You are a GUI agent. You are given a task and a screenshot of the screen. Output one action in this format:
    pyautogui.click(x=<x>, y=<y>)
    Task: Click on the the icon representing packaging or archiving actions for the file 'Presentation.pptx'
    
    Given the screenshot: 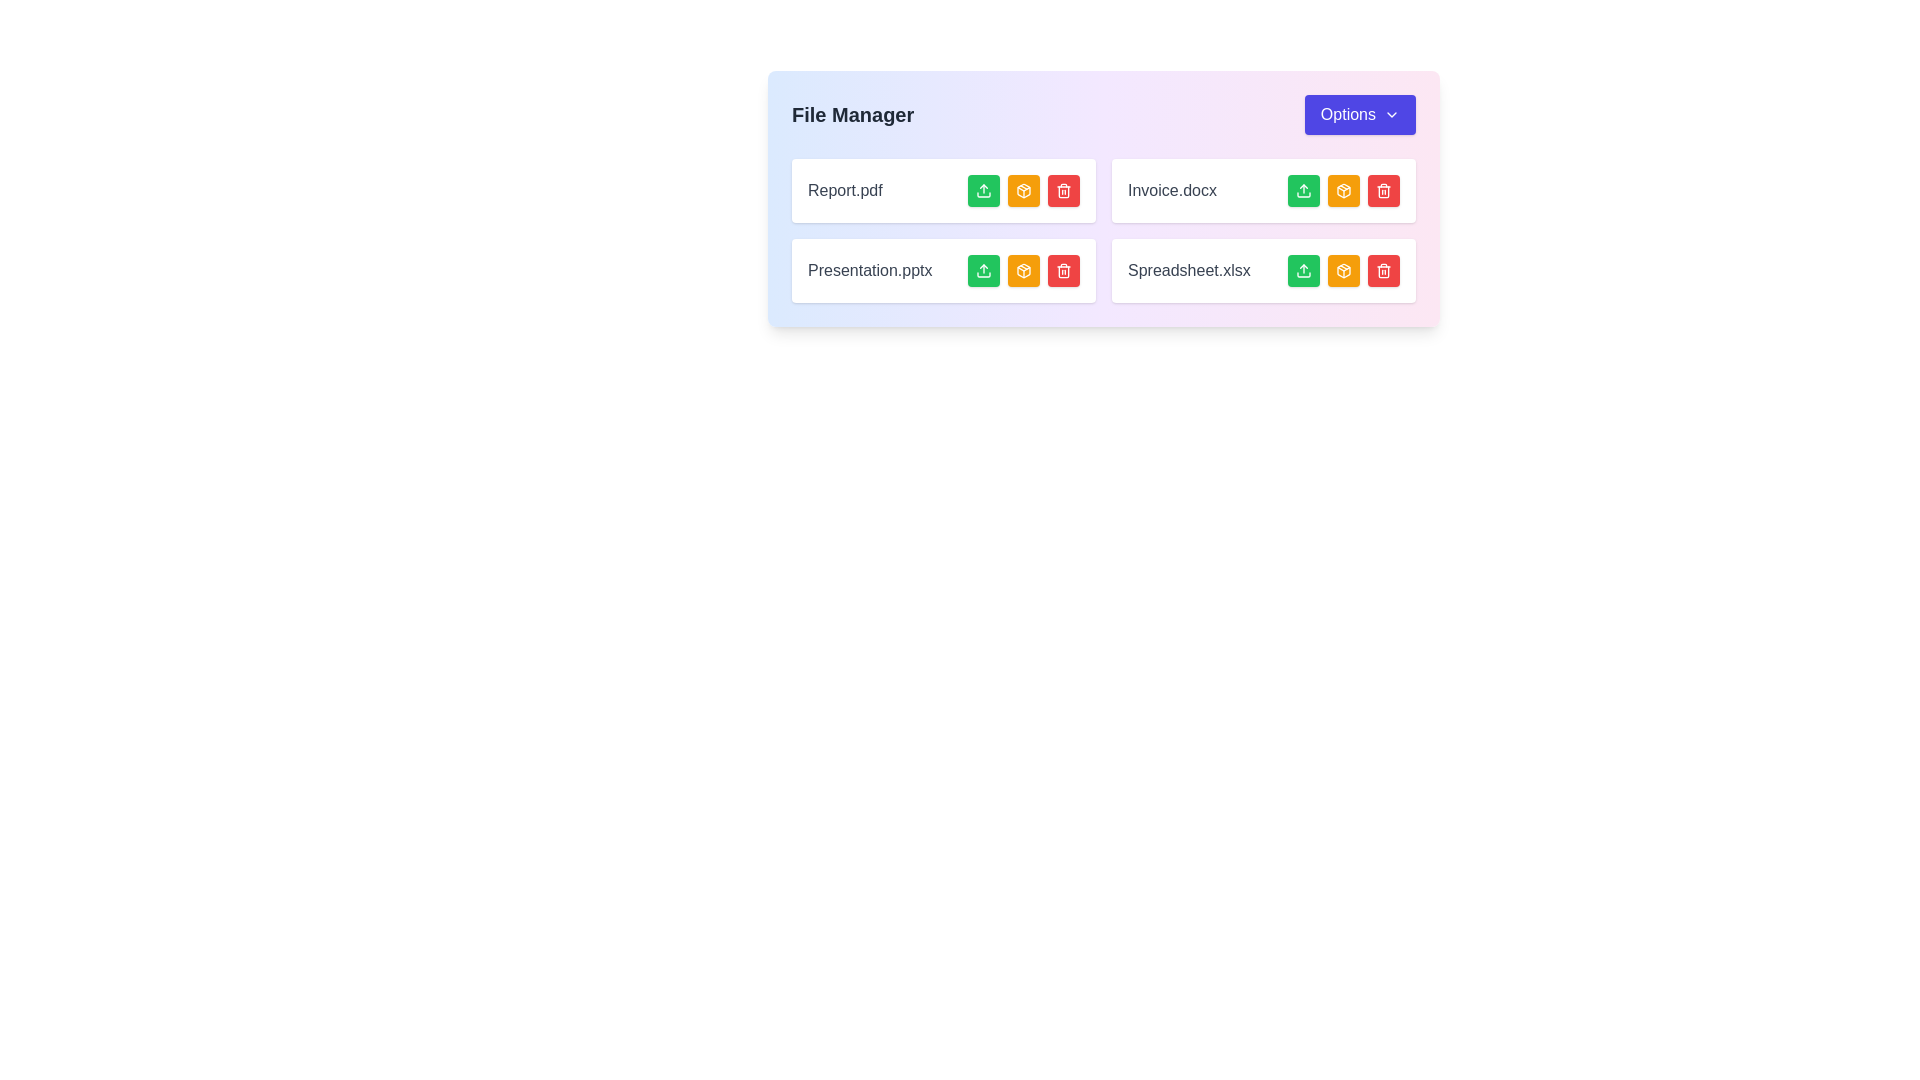 What is the action you would take?
    pyautogui.click(x=1023, y=191)
    